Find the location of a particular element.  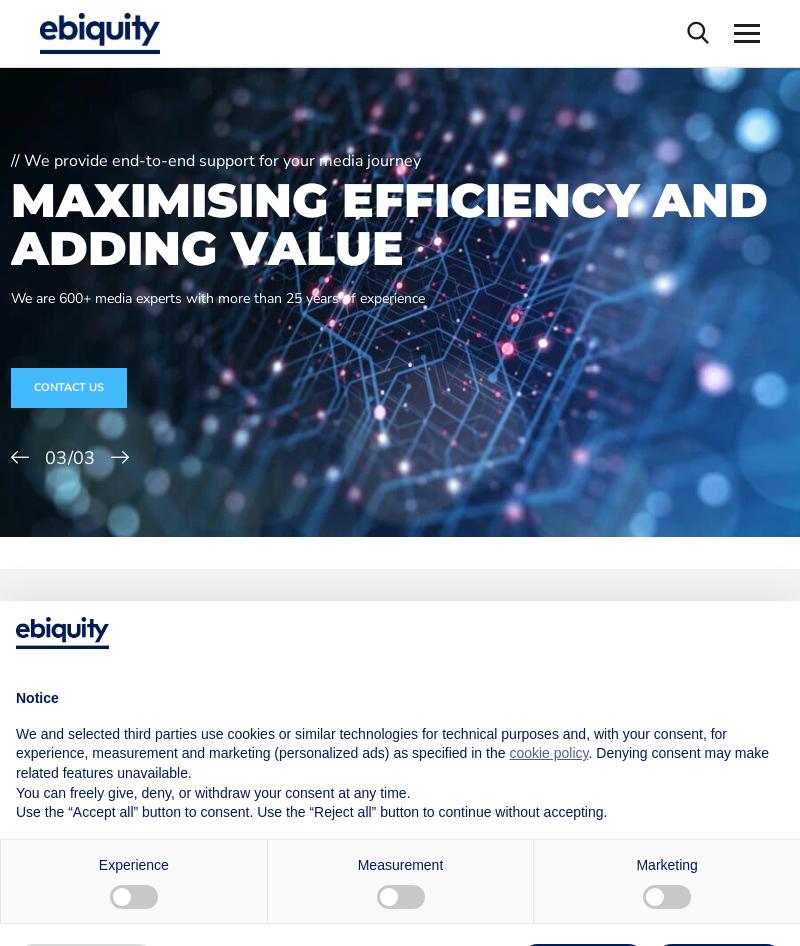

'Use the “Accept all” button to consent. Use the “Reject all” button to continue without accepting.' is located at coordinates (310, 812).